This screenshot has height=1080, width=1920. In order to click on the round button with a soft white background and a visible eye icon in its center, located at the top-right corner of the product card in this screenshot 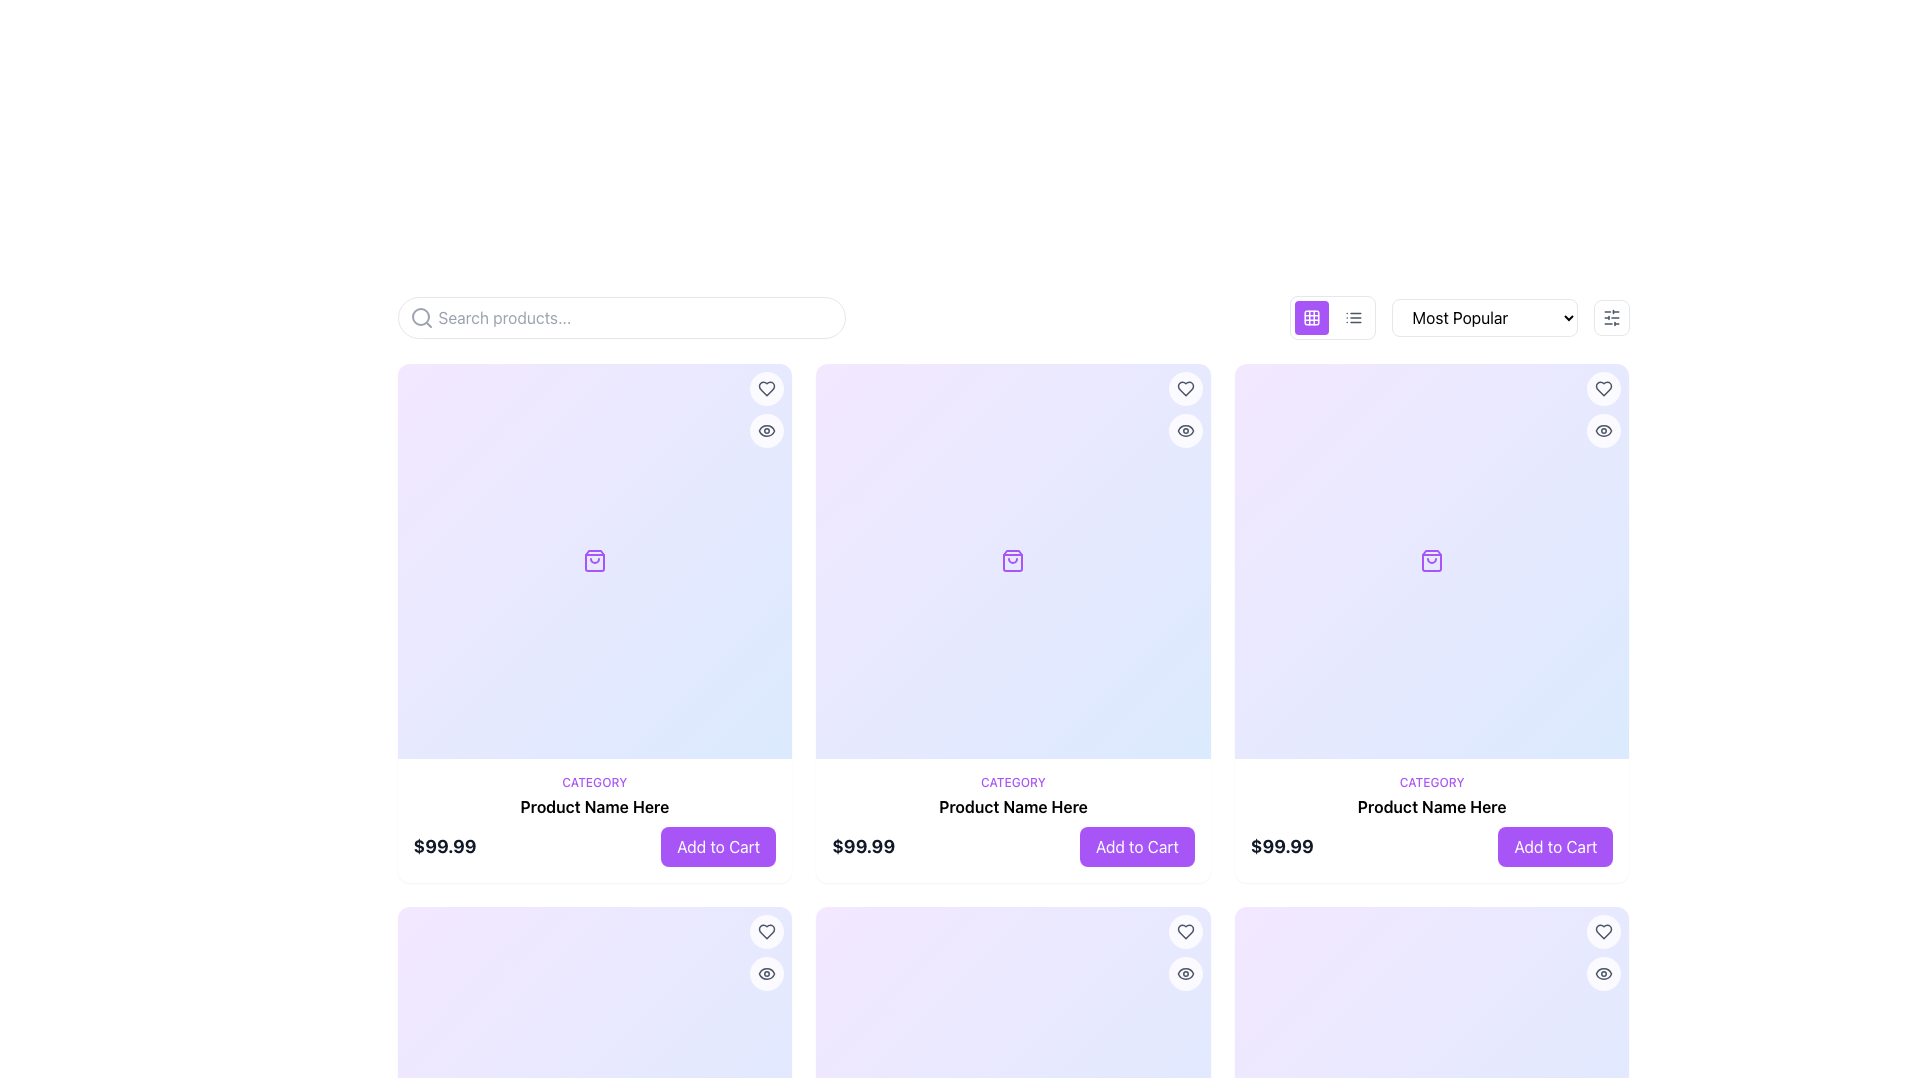, I will do `click(1604, 430)`.